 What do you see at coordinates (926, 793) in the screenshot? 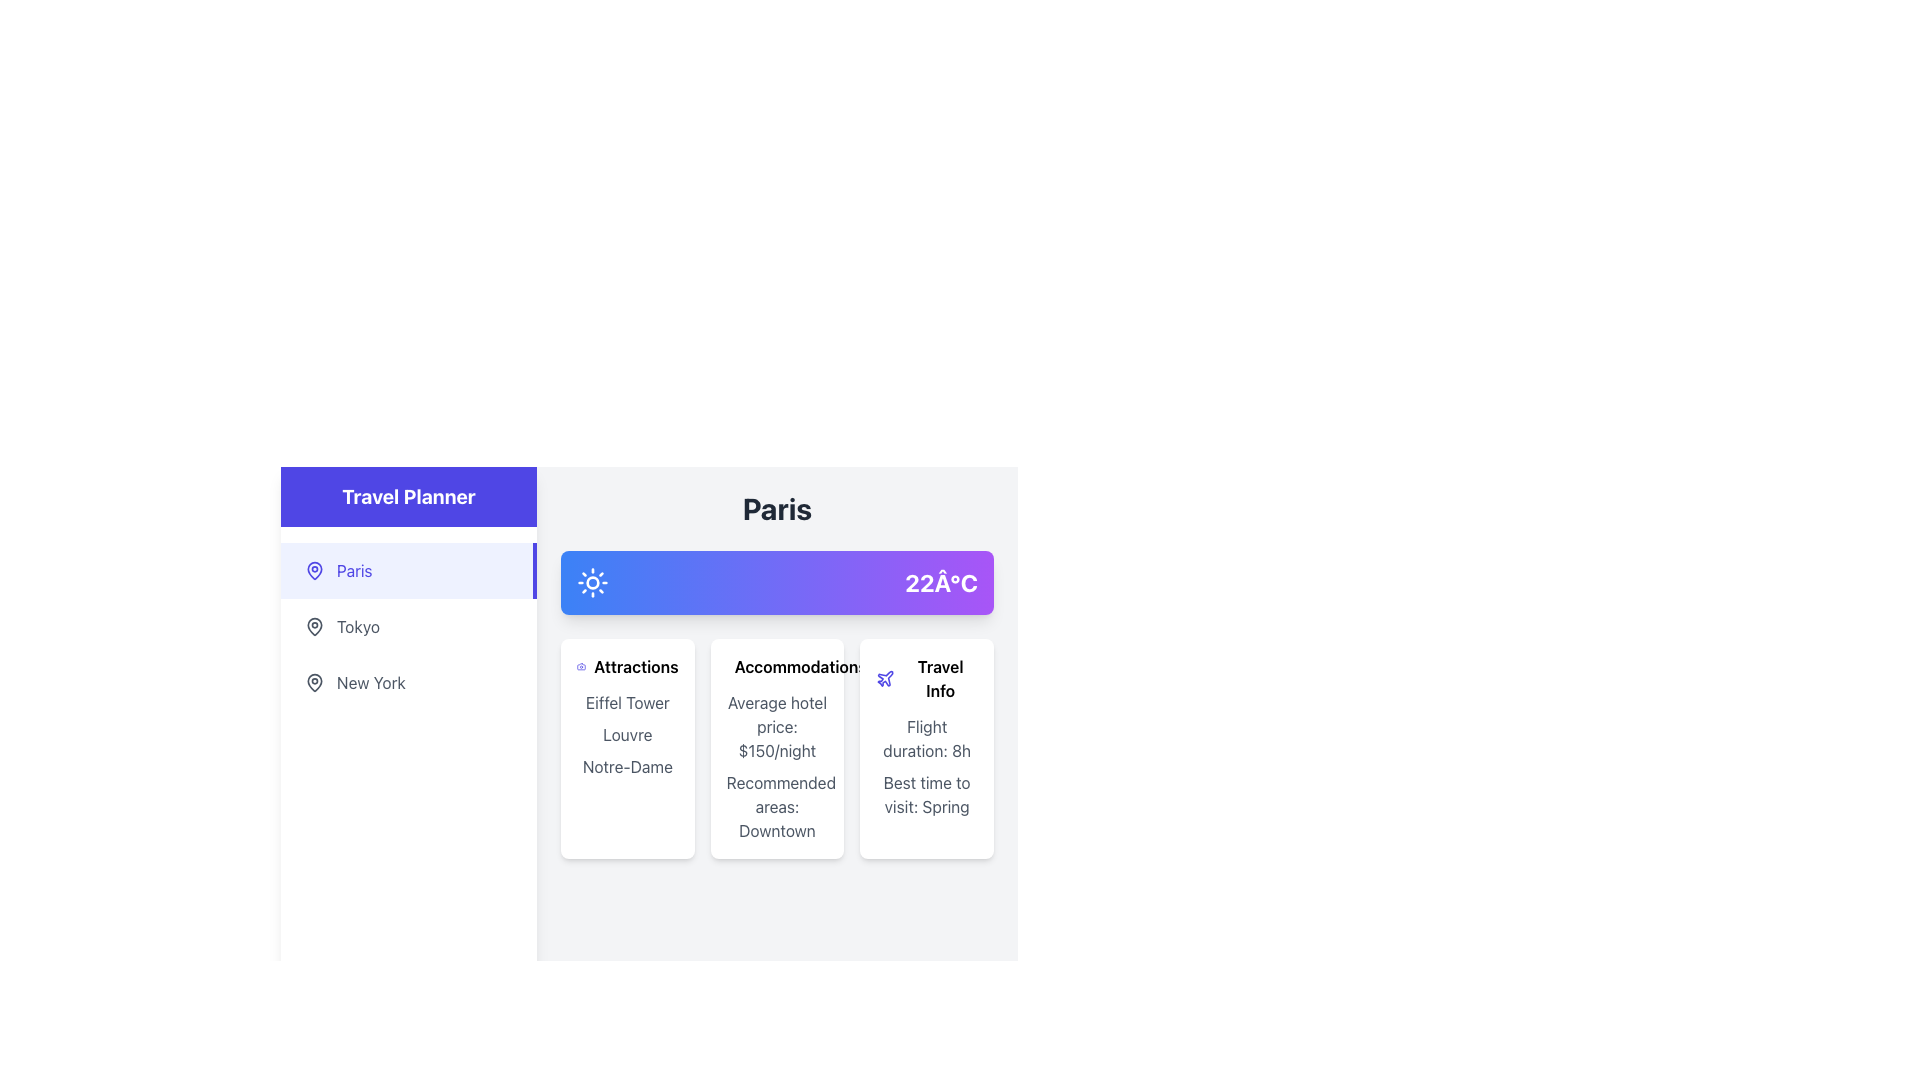
I see `information displayed in the Text Display that says 'Best time to visit: Spring', which is located in the white card labeled 'Travel Info' in the grid layout` at bounding box center [926, 793].